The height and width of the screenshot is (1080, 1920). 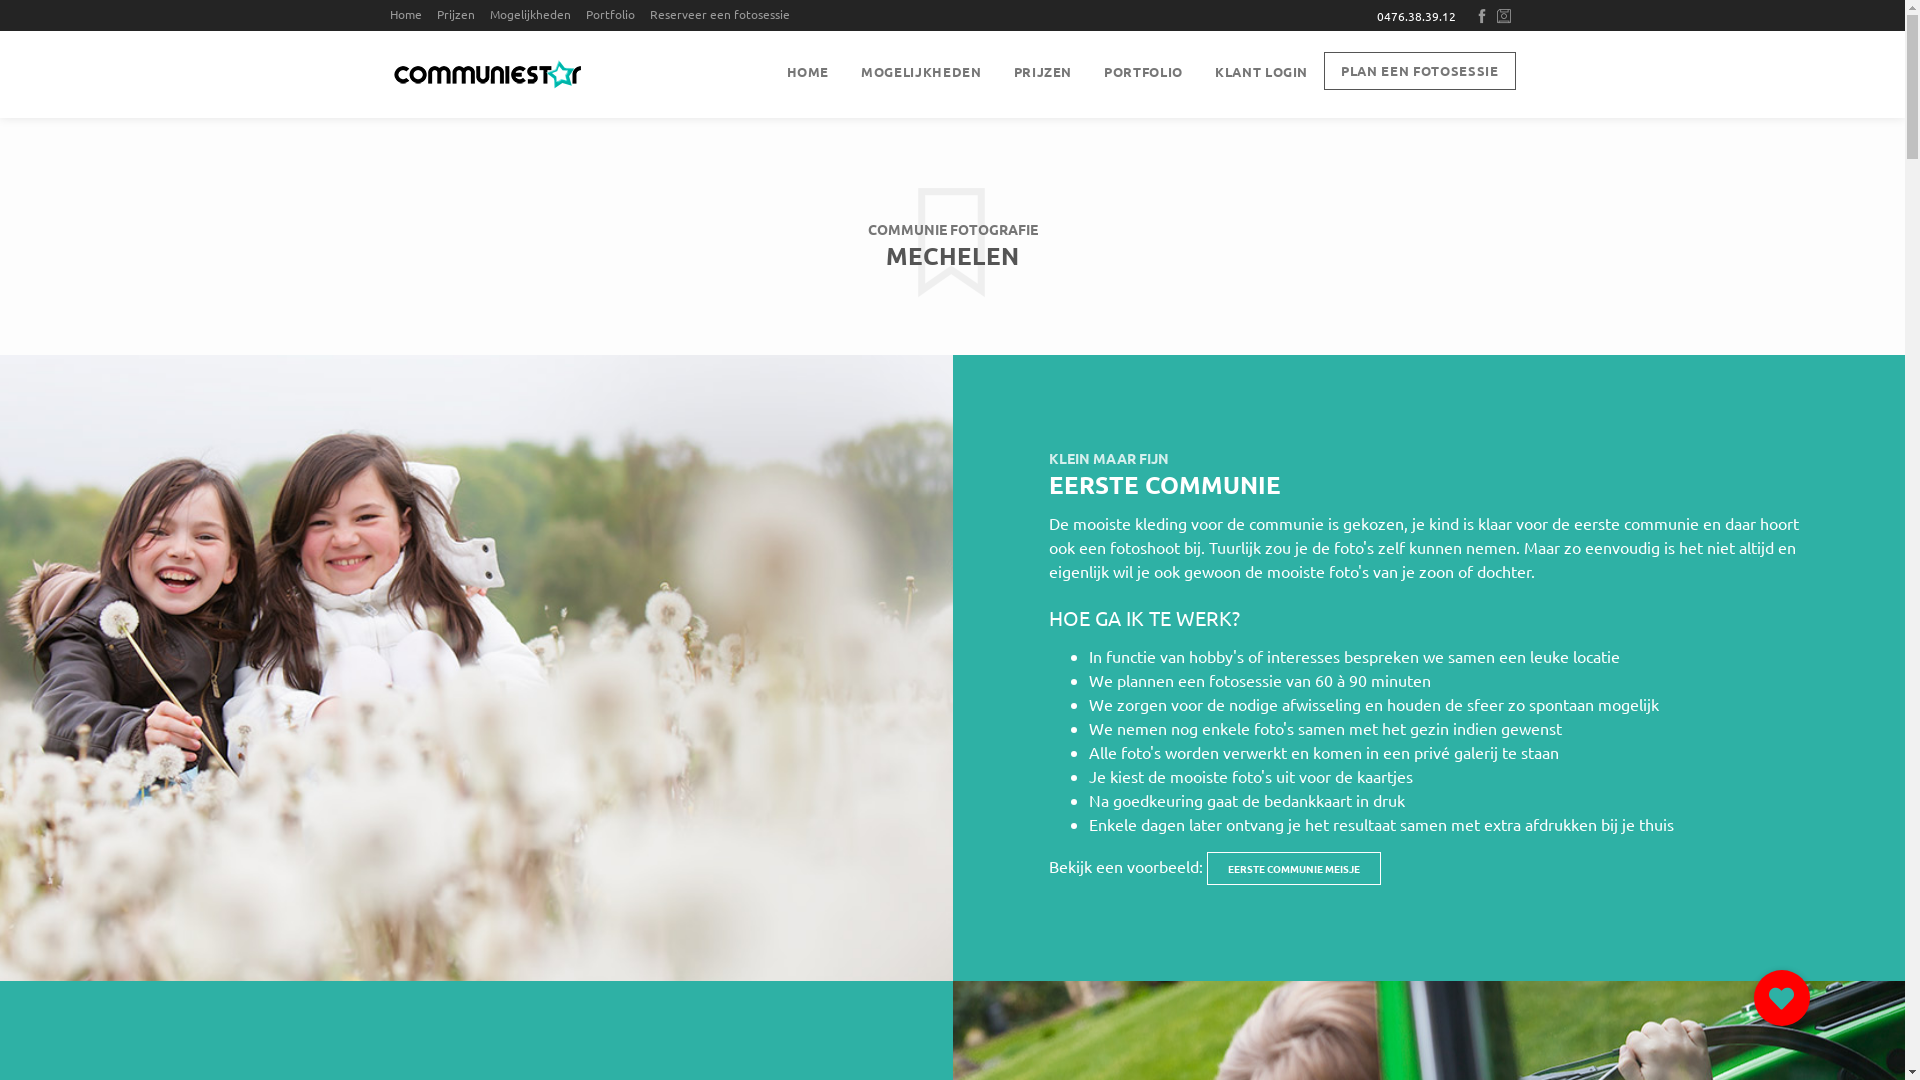 I want to click on 'MOGELIJKHEDEN', so click(x=920, y=71).